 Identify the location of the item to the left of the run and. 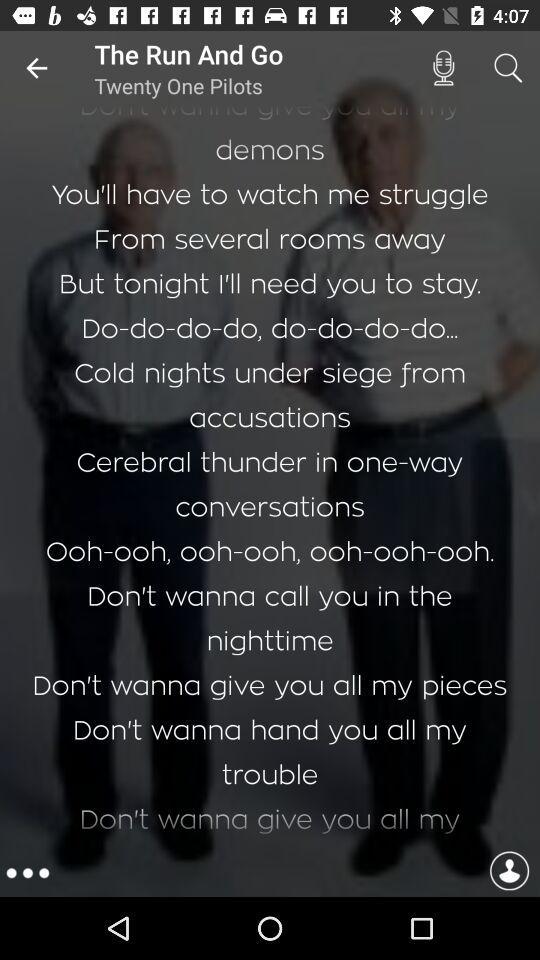
(36, 68).